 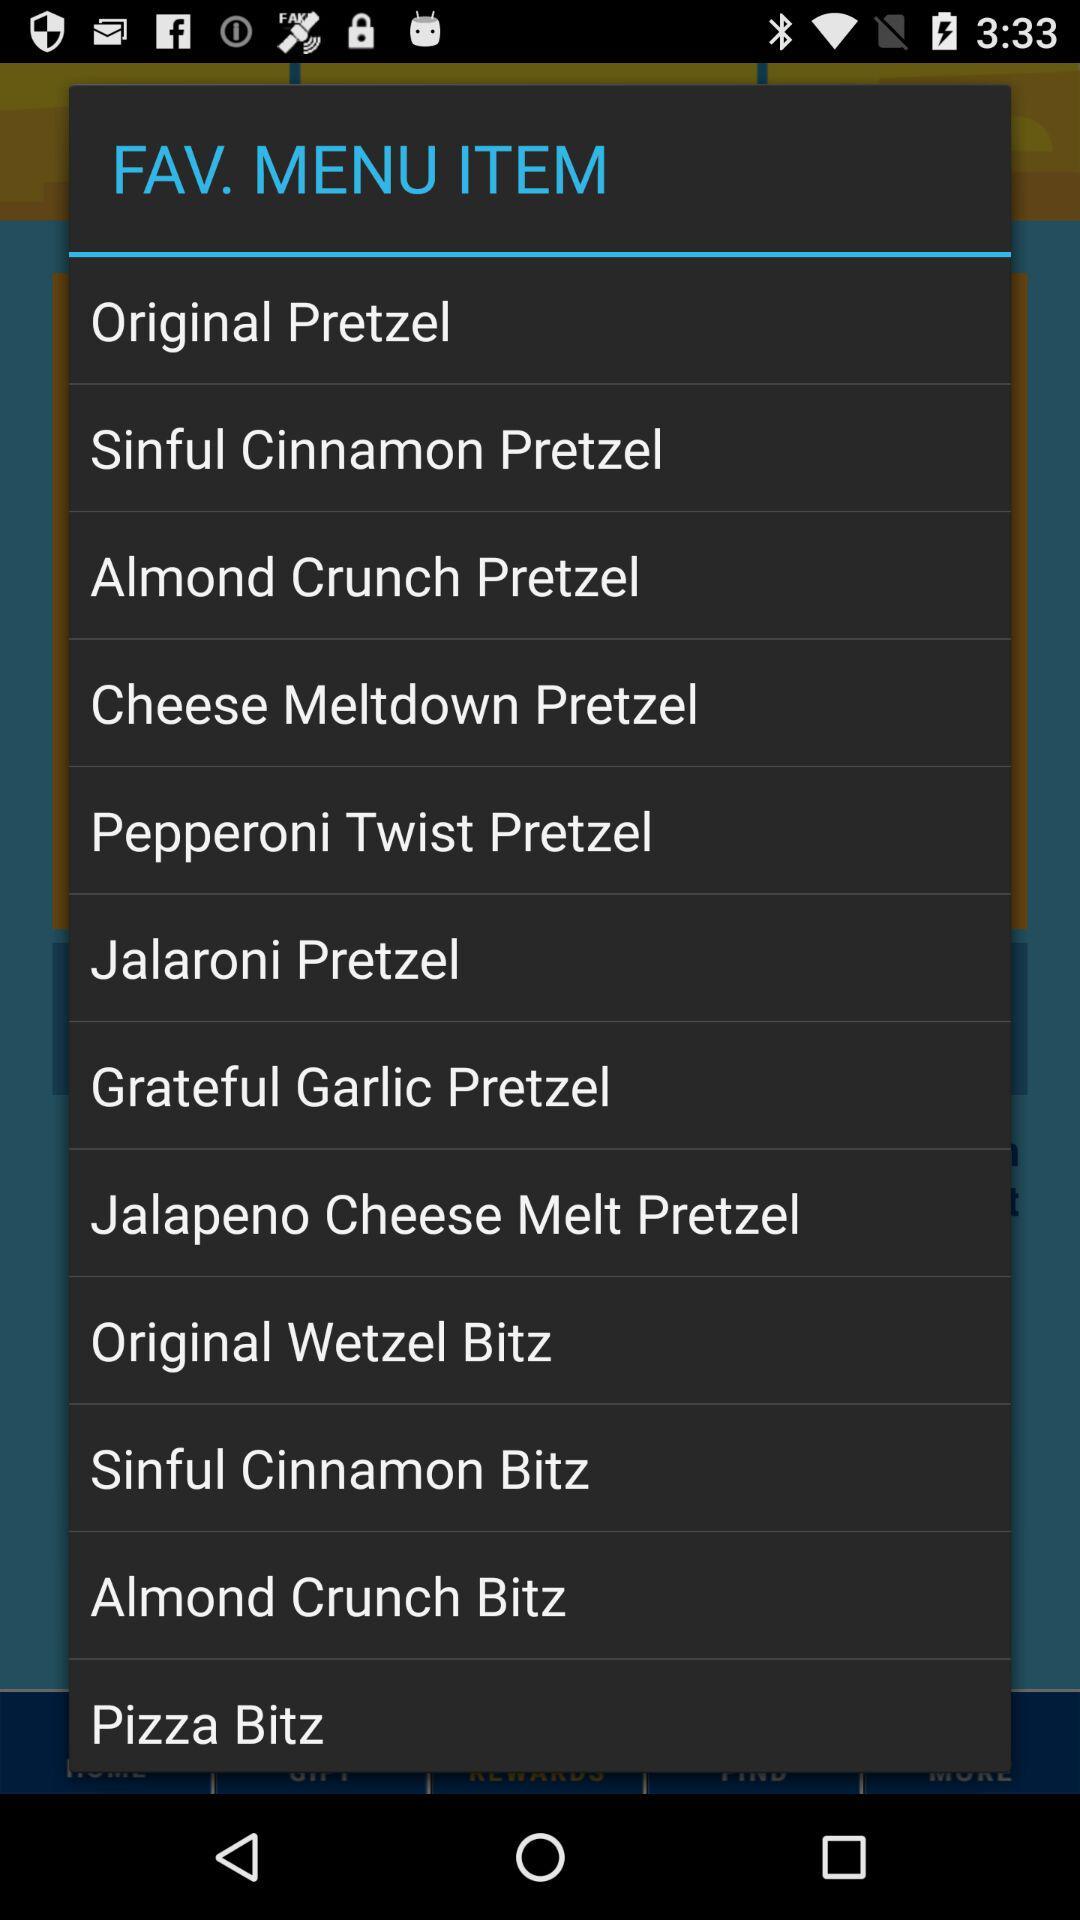 What do you see at coordinates (540, 320) in the screenshot?
I see `the original pretzel app` at bounding box center [540, 320].